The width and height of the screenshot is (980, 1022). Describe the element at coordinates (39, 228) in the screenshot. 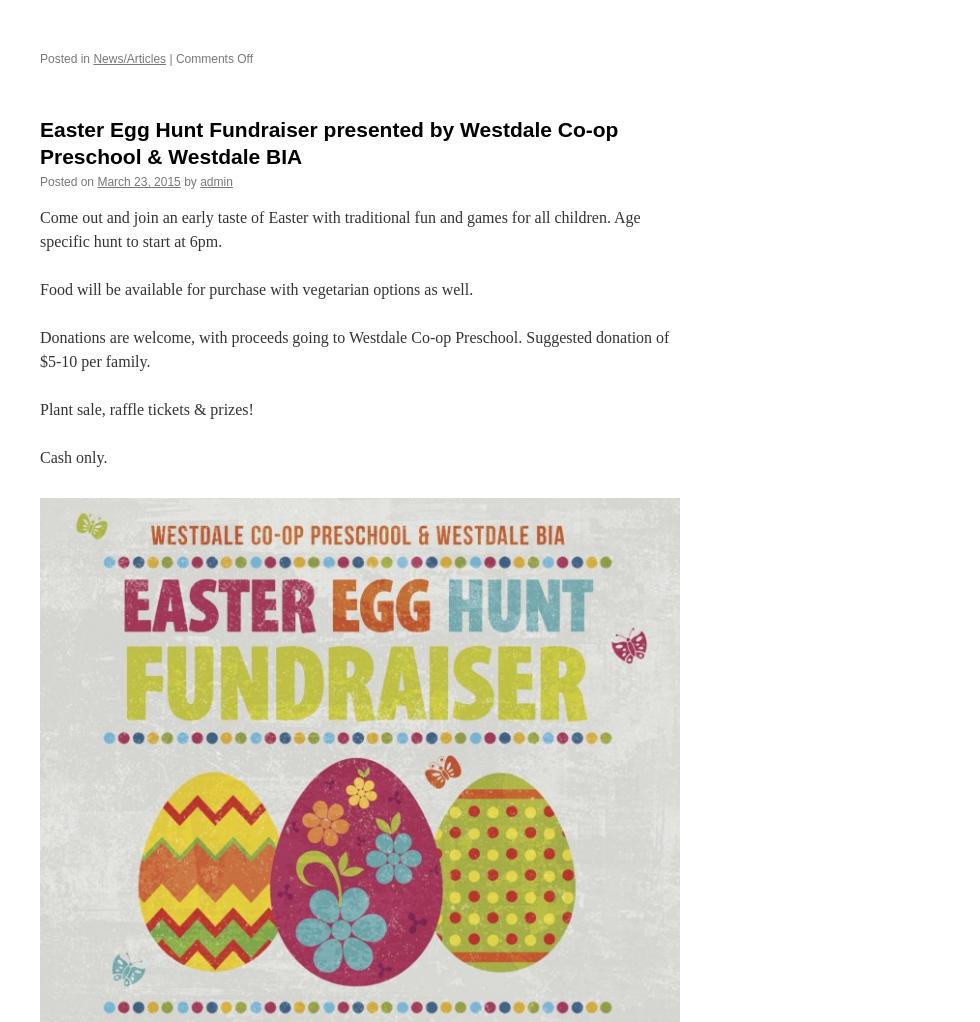

I see `'Come out and join an early taste of Easter with traditional fun and games for all children. Age specific hunt to start at 6pm.'` at that location.